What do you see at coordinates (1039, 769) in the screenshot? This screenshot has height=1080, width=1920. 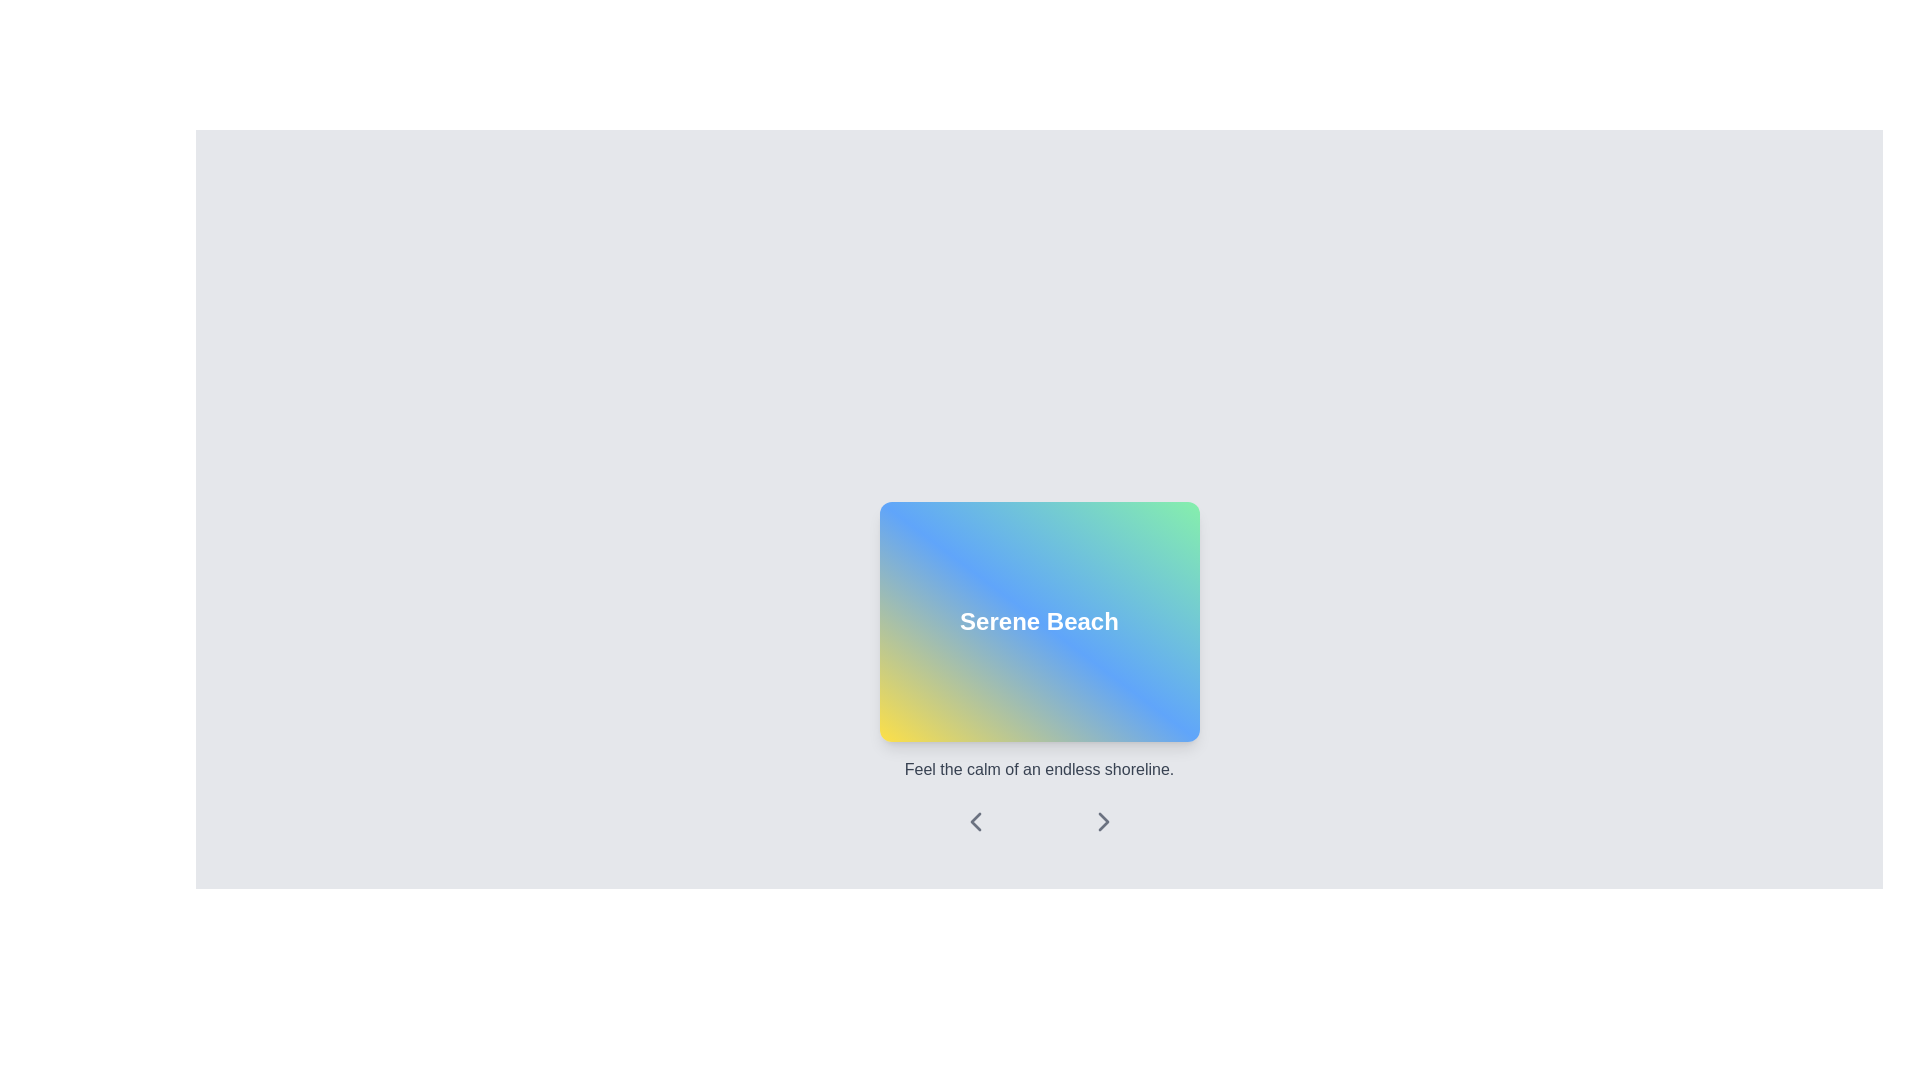 I see `the static text displaying 'Feel the calm of an endless shoreline.' which is styled with a gray font and positioned below the 'Serene Beach' label` at bounding box center [1039, 769].